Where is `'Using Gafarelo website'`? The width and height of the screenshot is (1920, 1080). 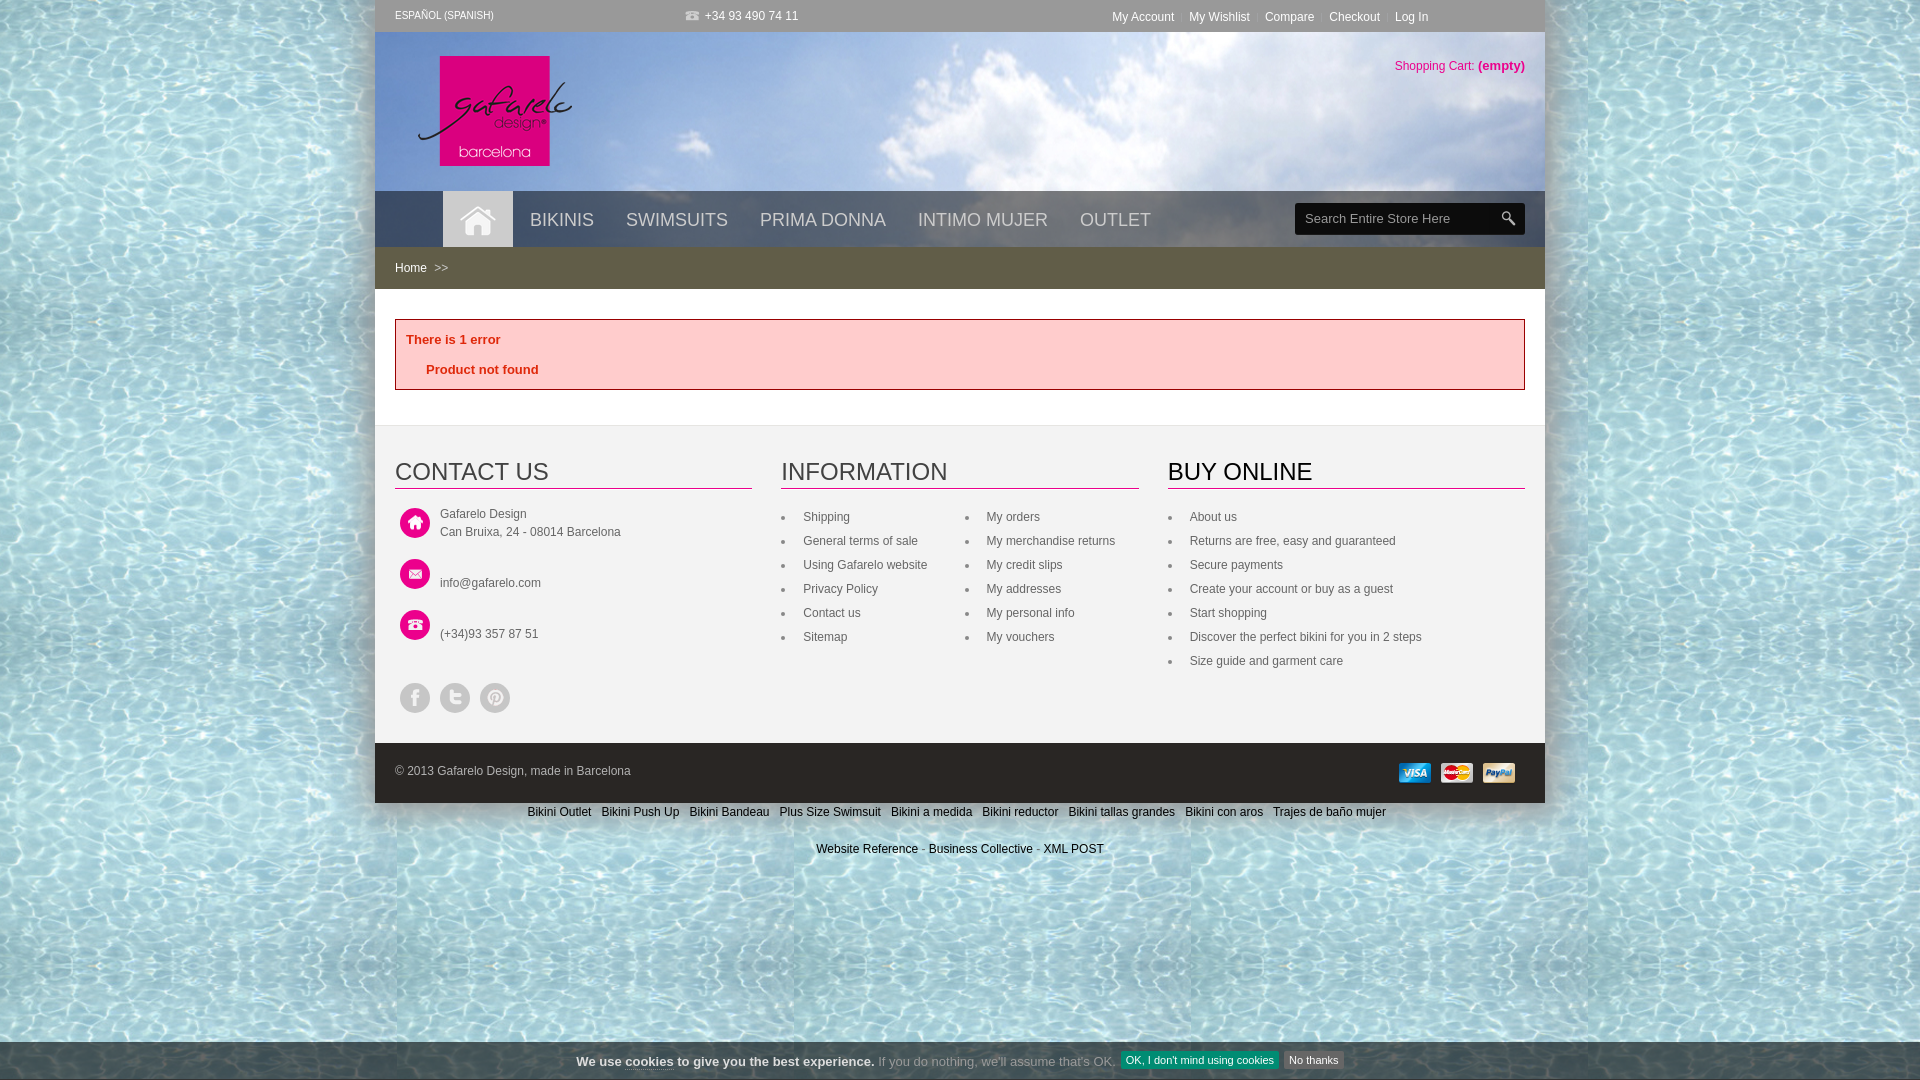
'Using Gafarelo website' is located at coordinates (862, 564).